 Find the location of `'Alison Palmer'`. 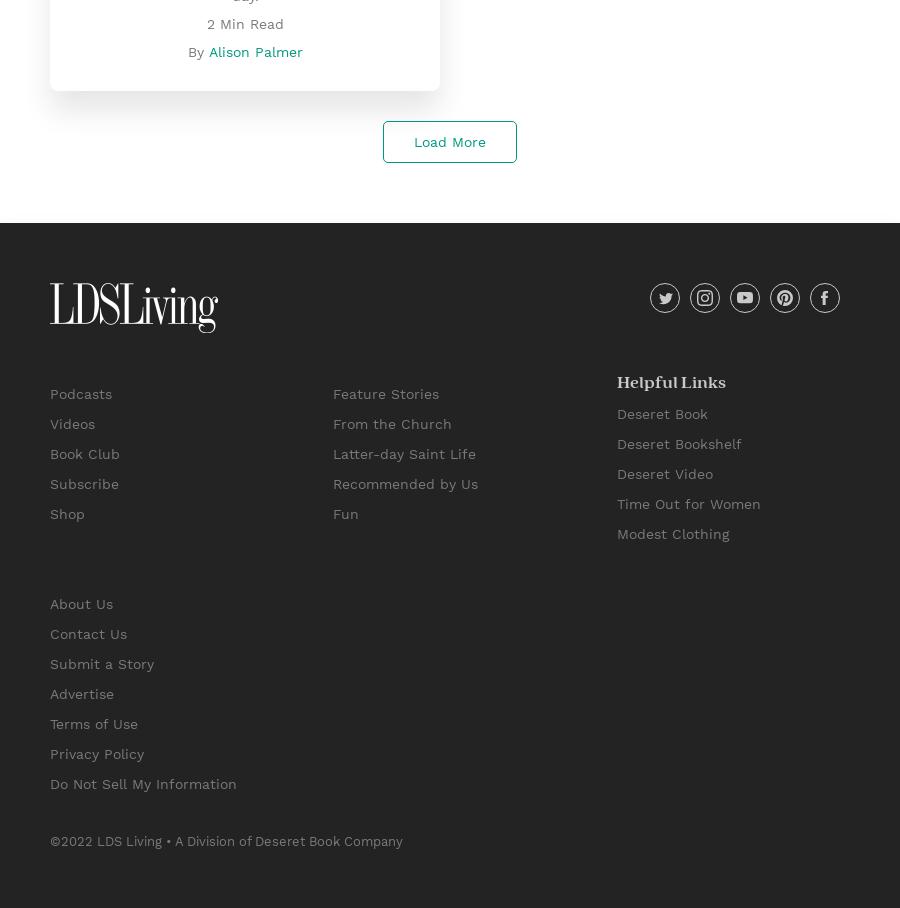

'Alison Palmer' is located at coordinates (253, 51).